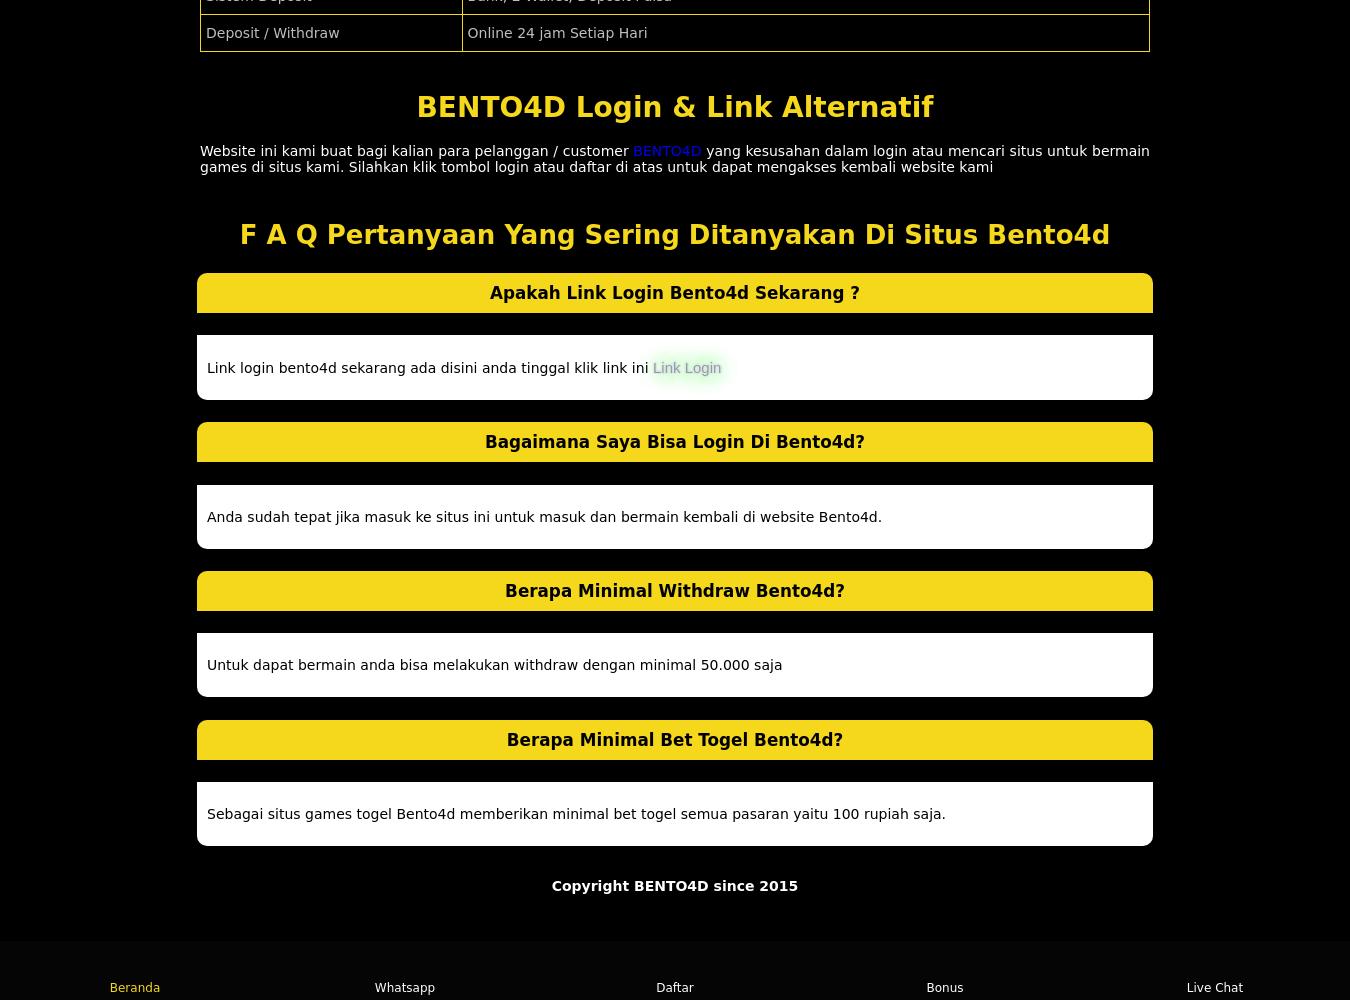 The height and width of the screenshot is (1000, 1350). What do you see at coordinates (685, 366) in the screenshot?
I see `'Link Login'` at bounding box center [685, 366].